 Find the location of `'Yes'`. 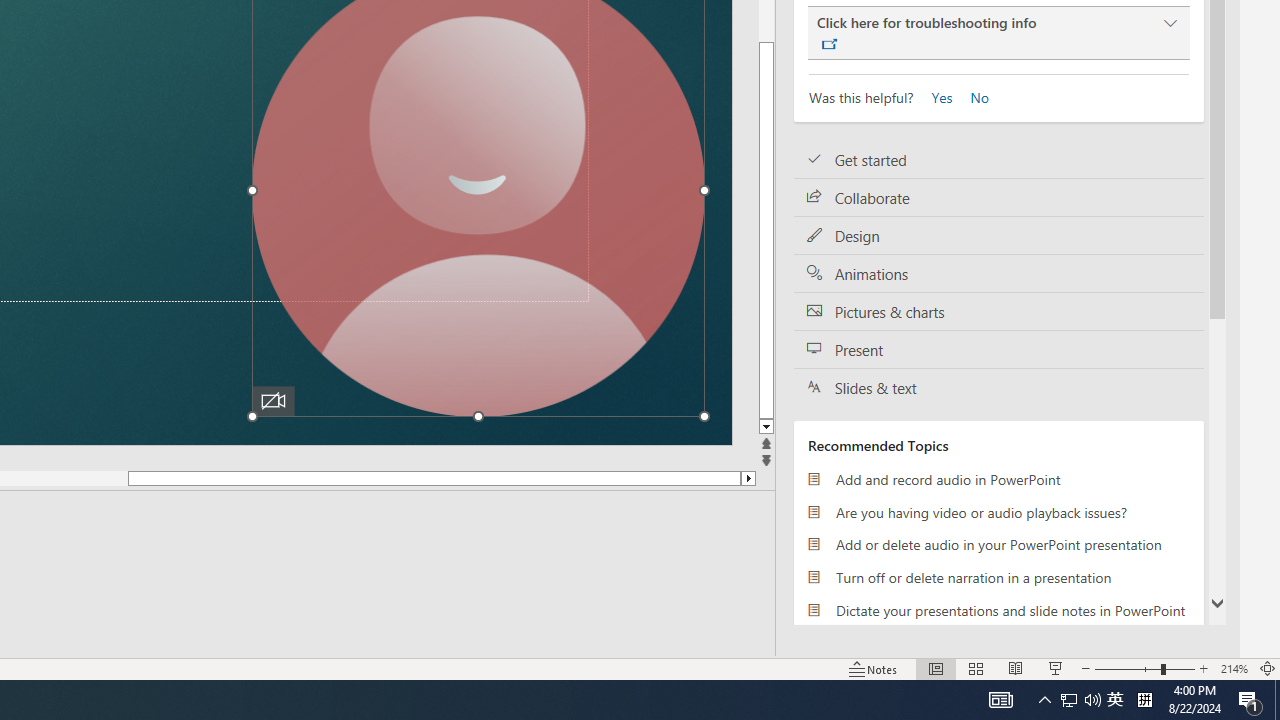

'Yes' is located at coordinates (935, 96).